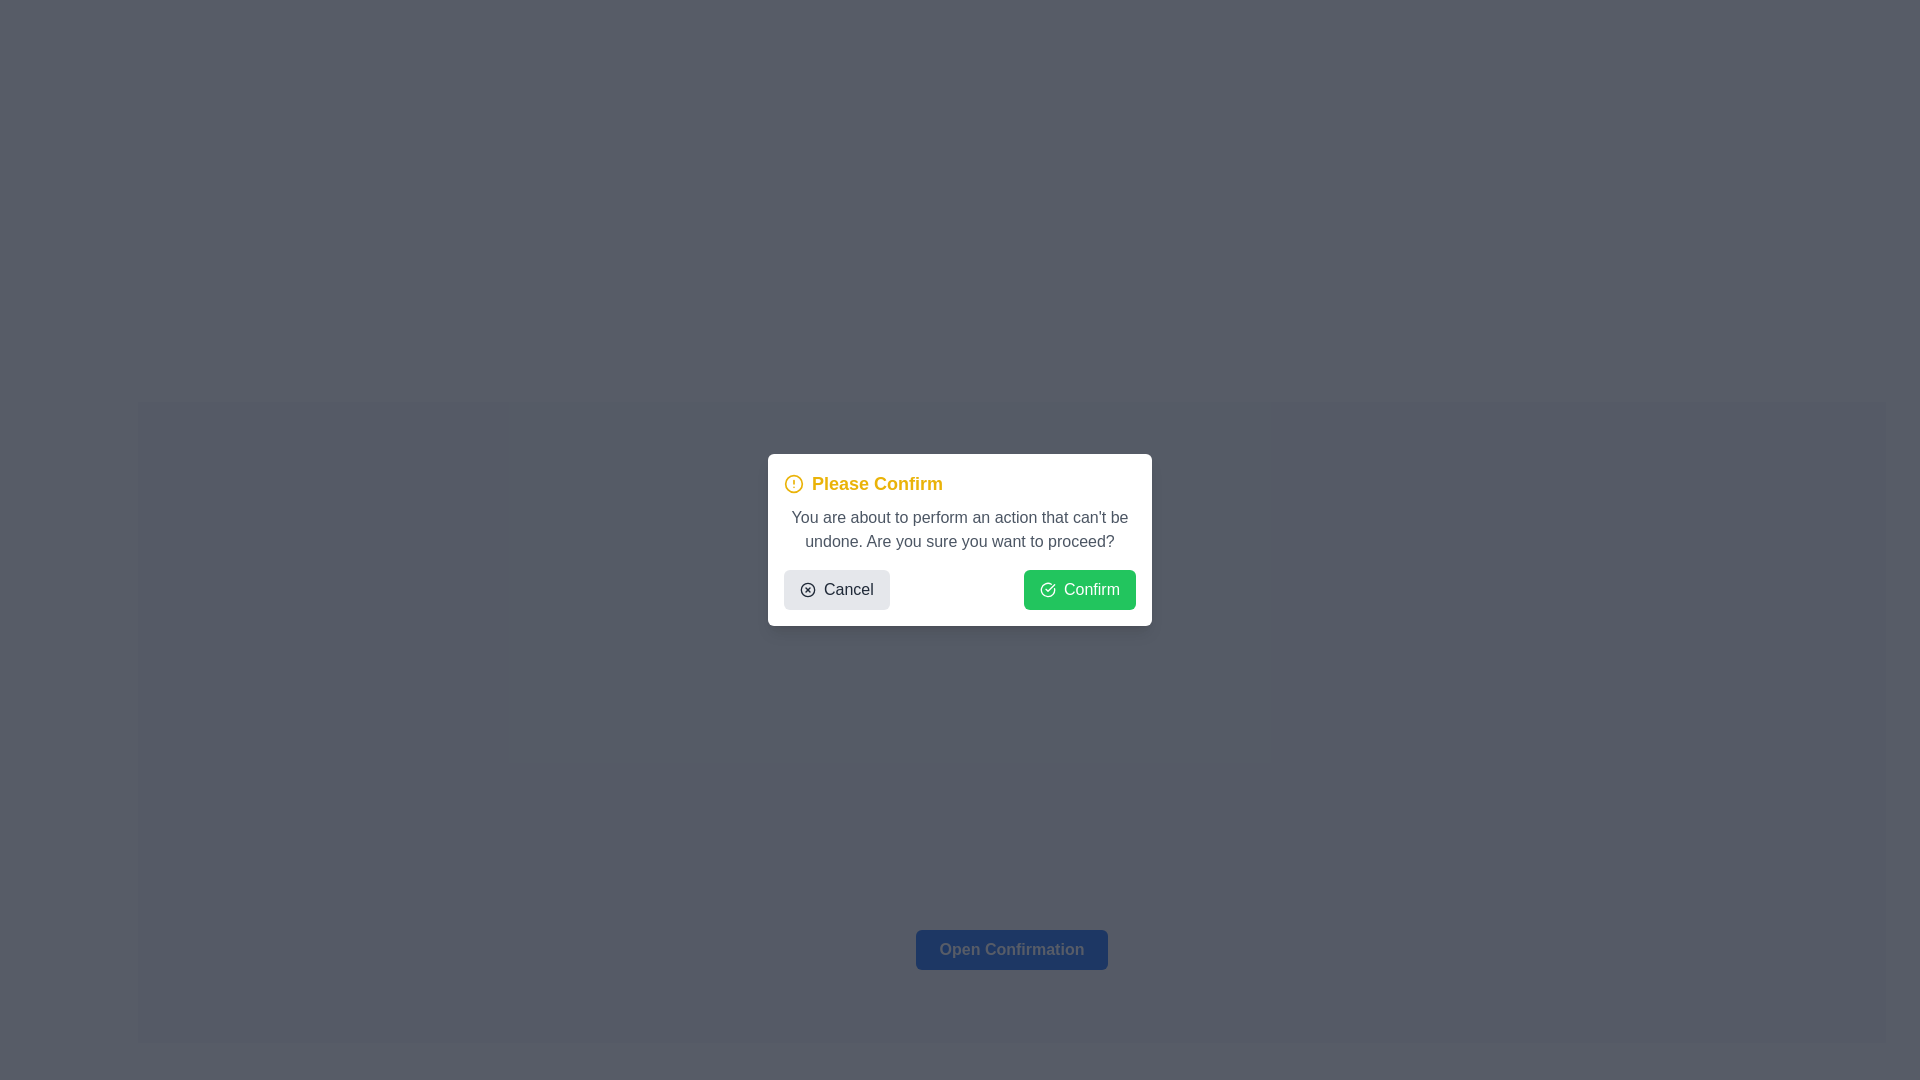  Describe the element at coordinates (960, 528) in the screenshot. I see `the warning message text block that states 'You are about to perform an action that can't be undone. Are you sure you want to proceed?', which is centrally aligned below the title 'Please Confirm' and above the buttons 'Cancel' and 'Confirm'` at that location.